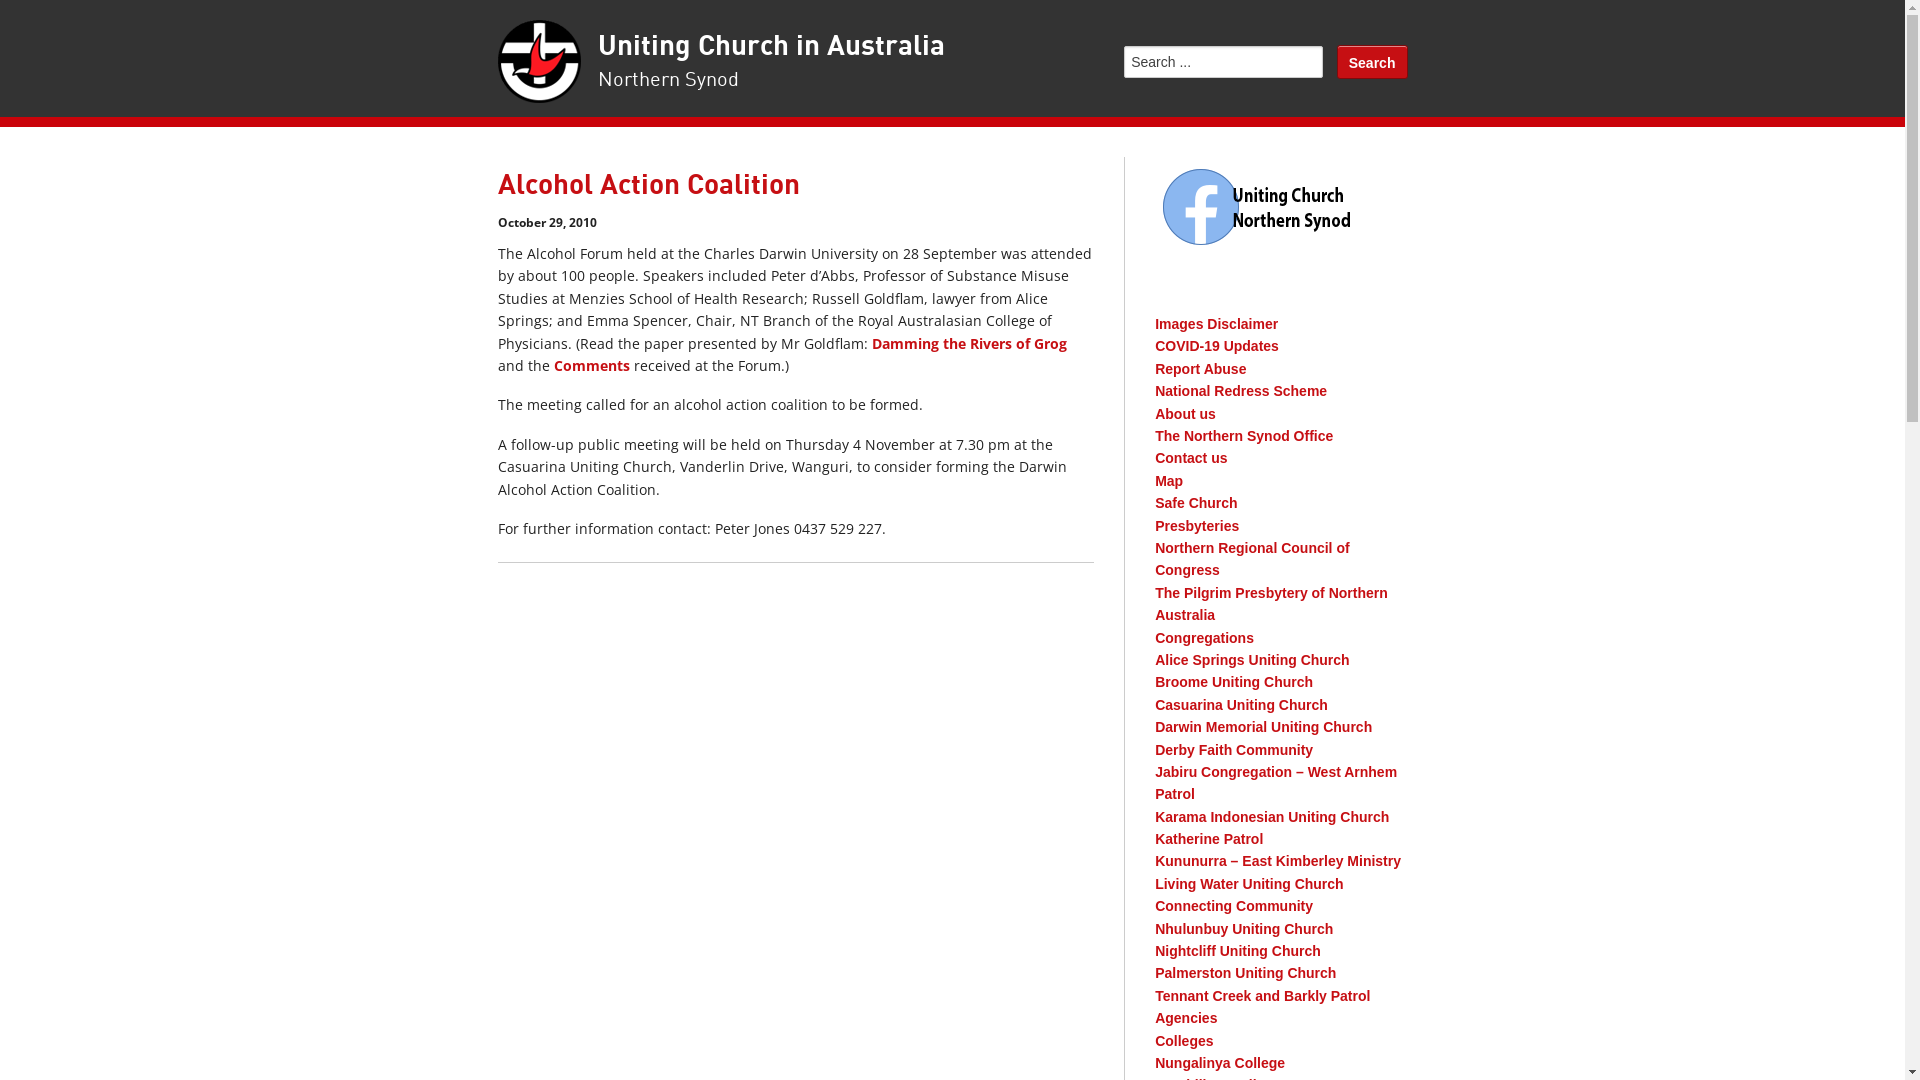 The image size is (1920, 1080). Describe the element at coordinates (1261, 995) in the screenshot. I see `'Tennant Creek and Barkly Patrol'` at that location.